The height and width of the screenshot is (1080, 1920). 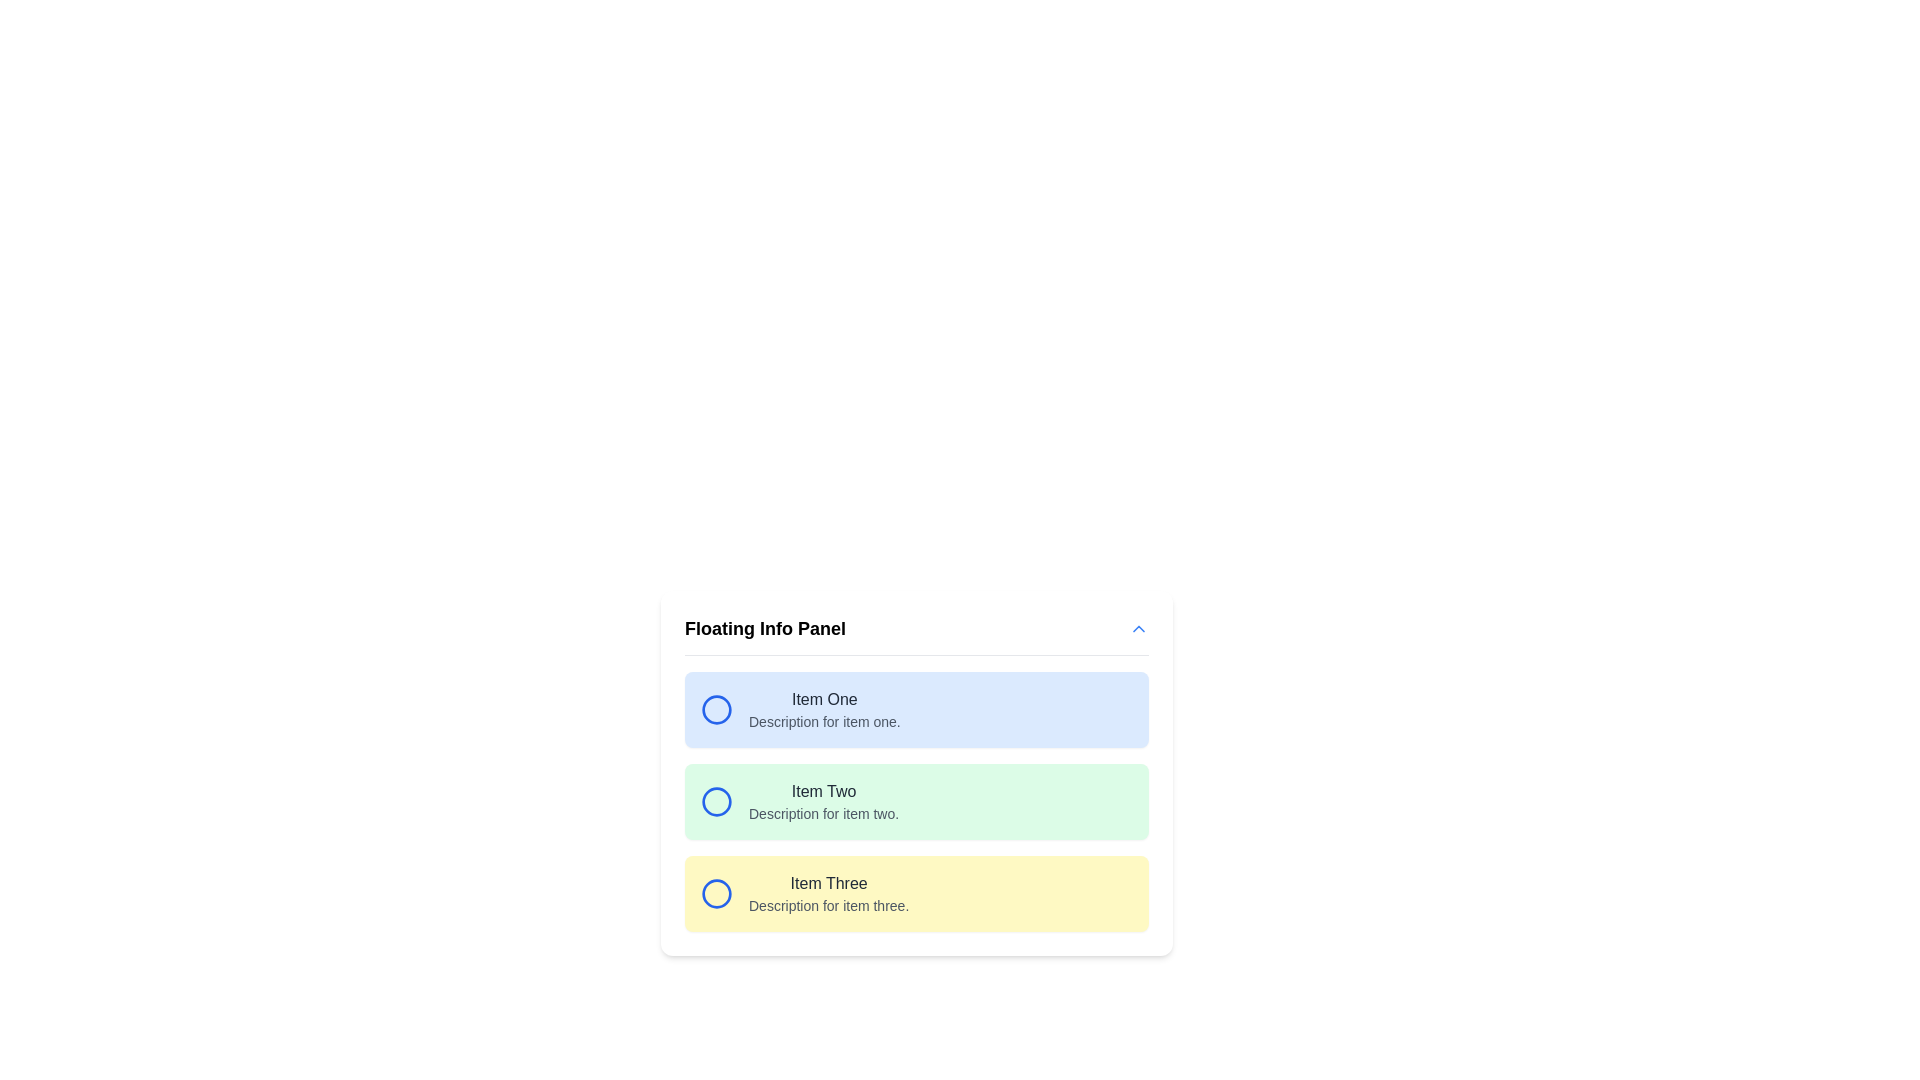 I want to click on text displayed in the plain text field beneath the heading 'Item Three' in the third entry of the list, which shows 'Description for item three.', so click(x=829, y=906).